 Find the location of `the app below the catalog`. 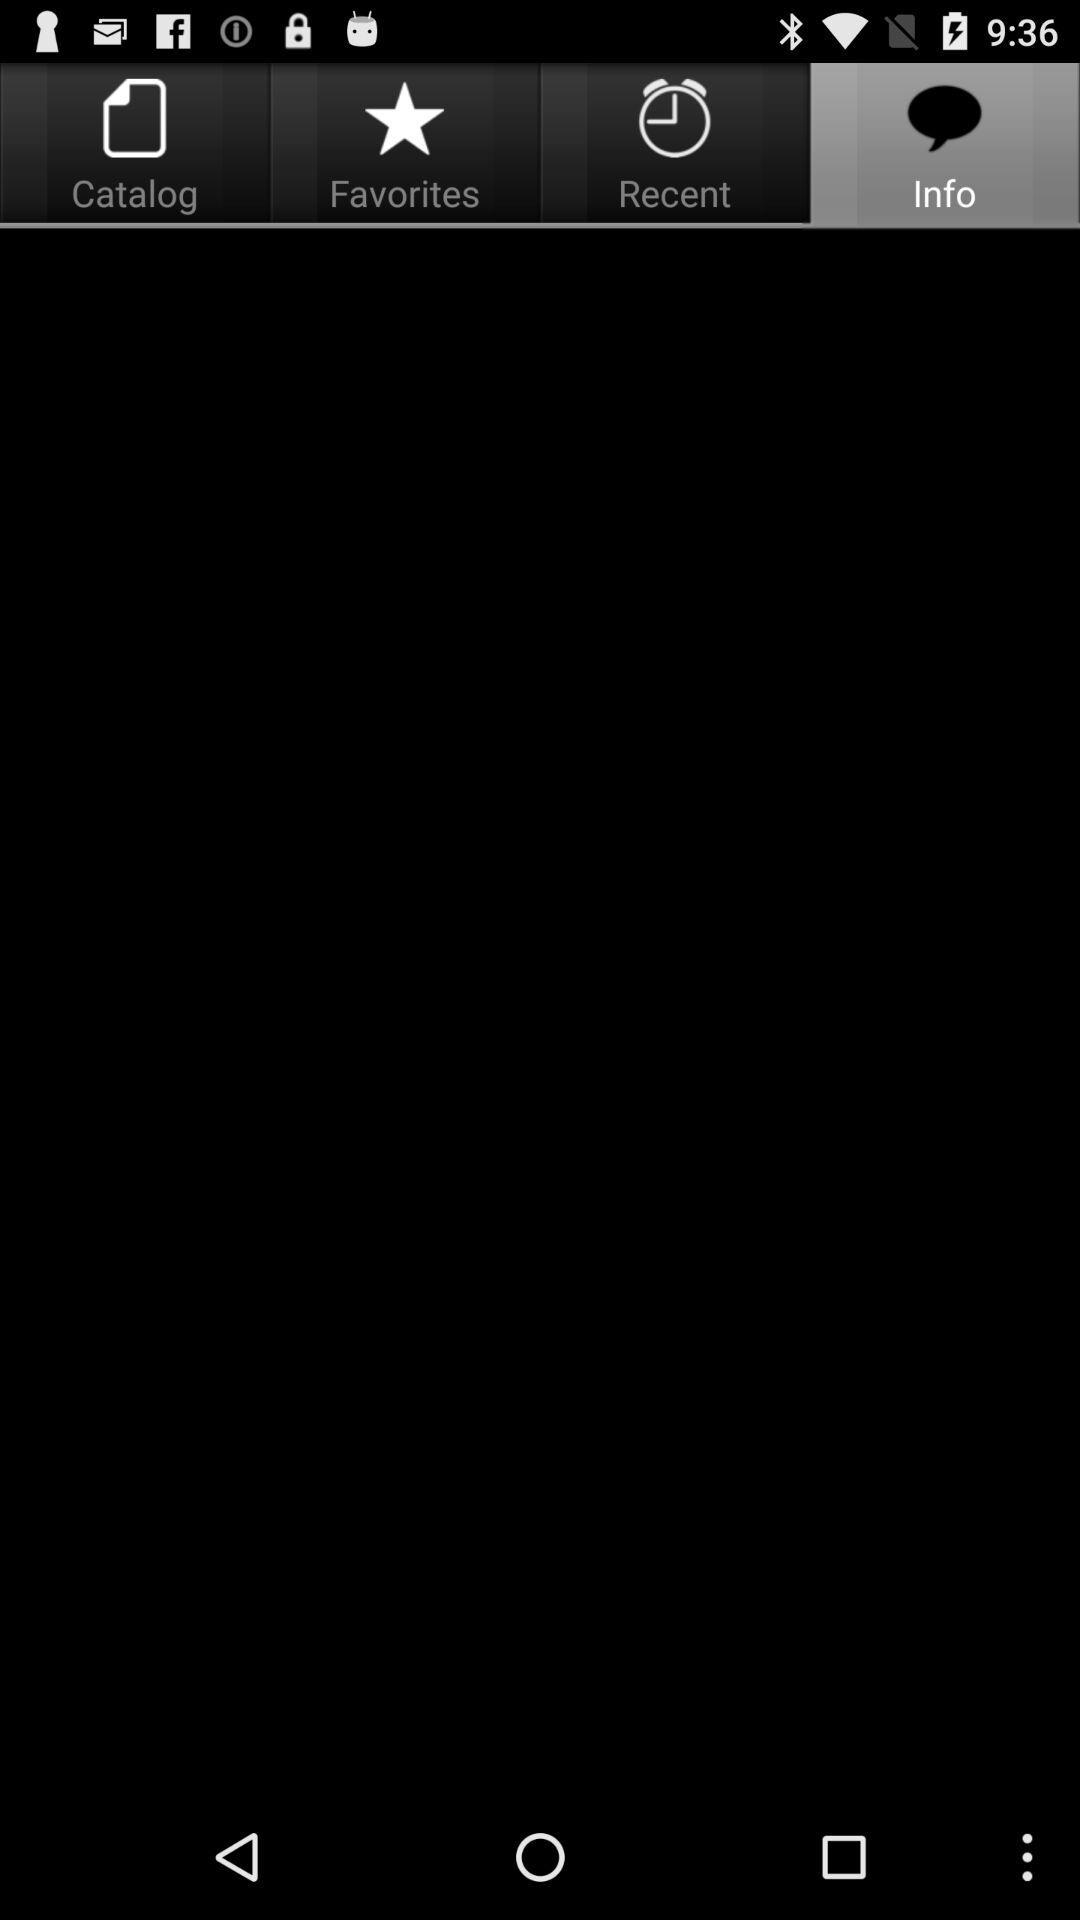

the app below the catalog is located at coordinates (540, 1012).